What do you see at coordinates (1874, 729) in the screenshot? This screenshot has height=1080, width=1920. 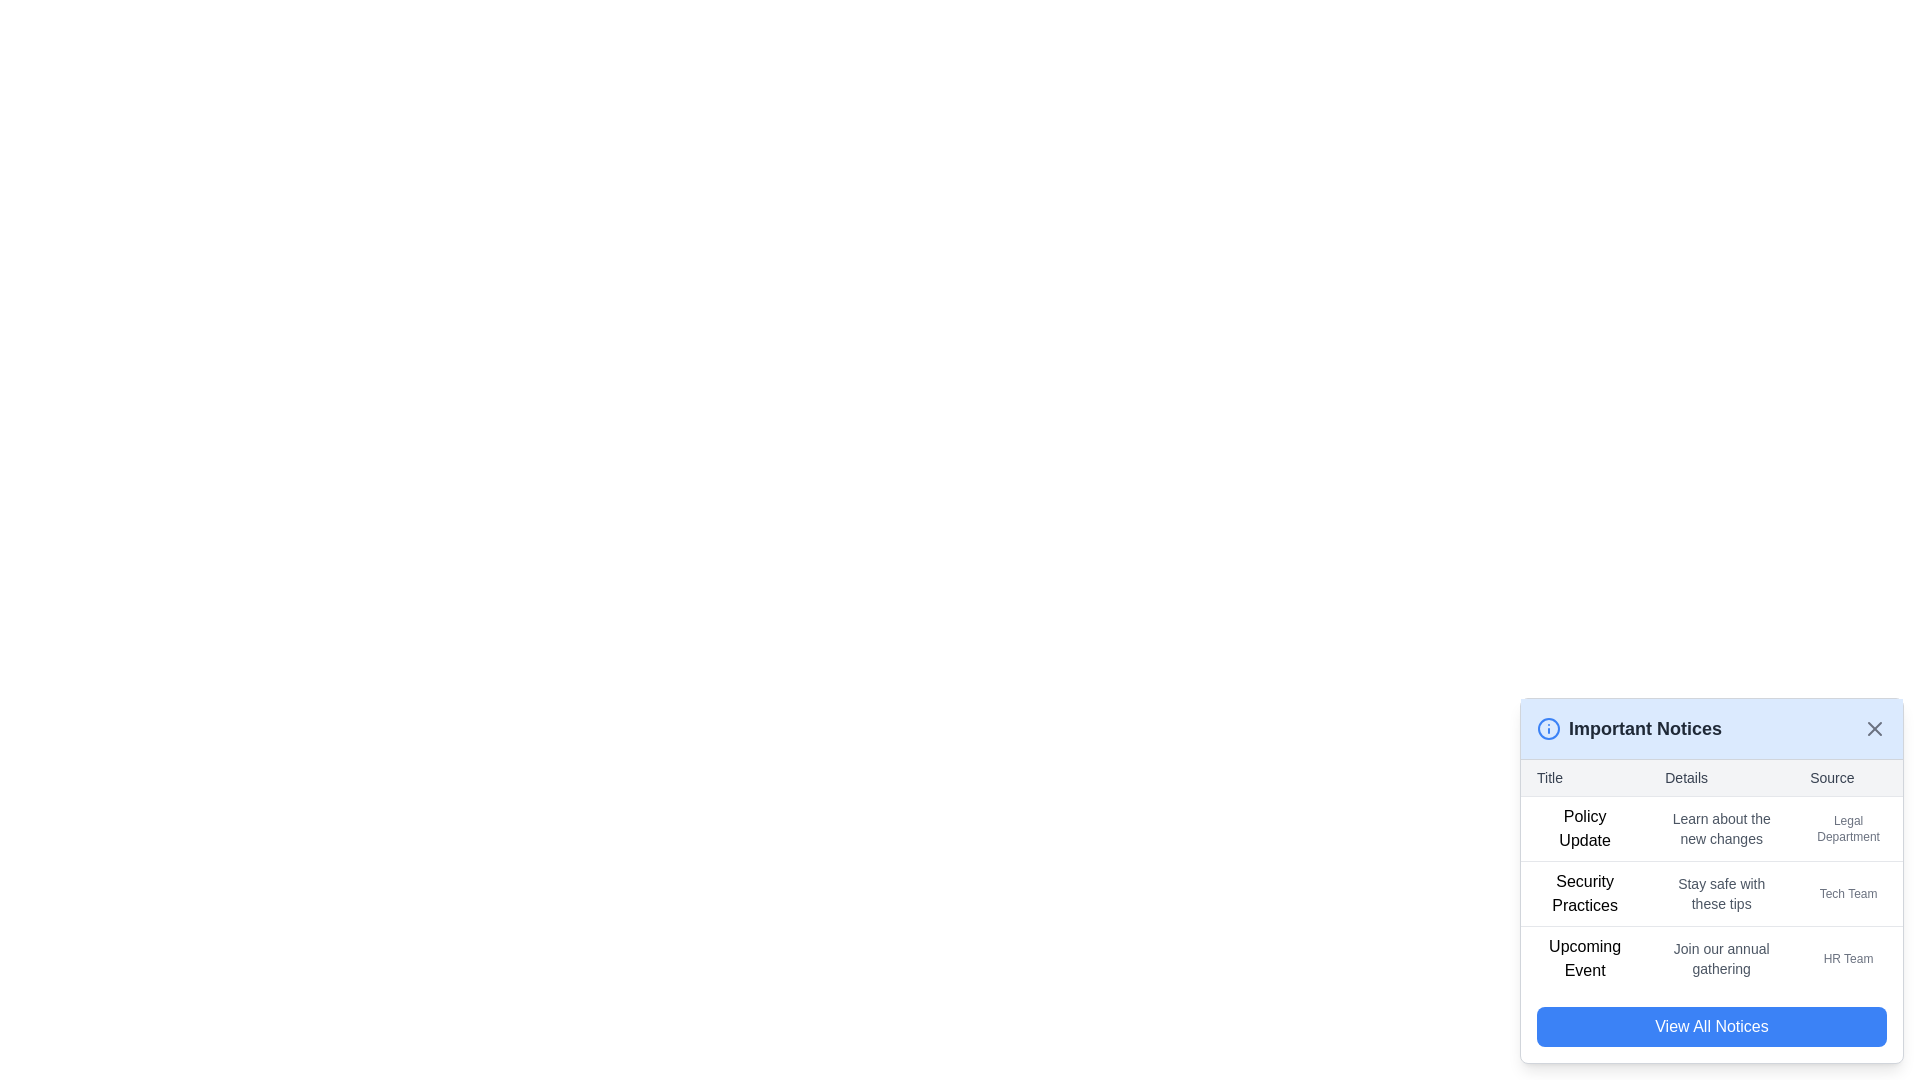 I see `the close-button icon, which resembles a diagonal cross, located in the top-right corner of the 'Important Notices' section` at bounding box center [1874, 729].